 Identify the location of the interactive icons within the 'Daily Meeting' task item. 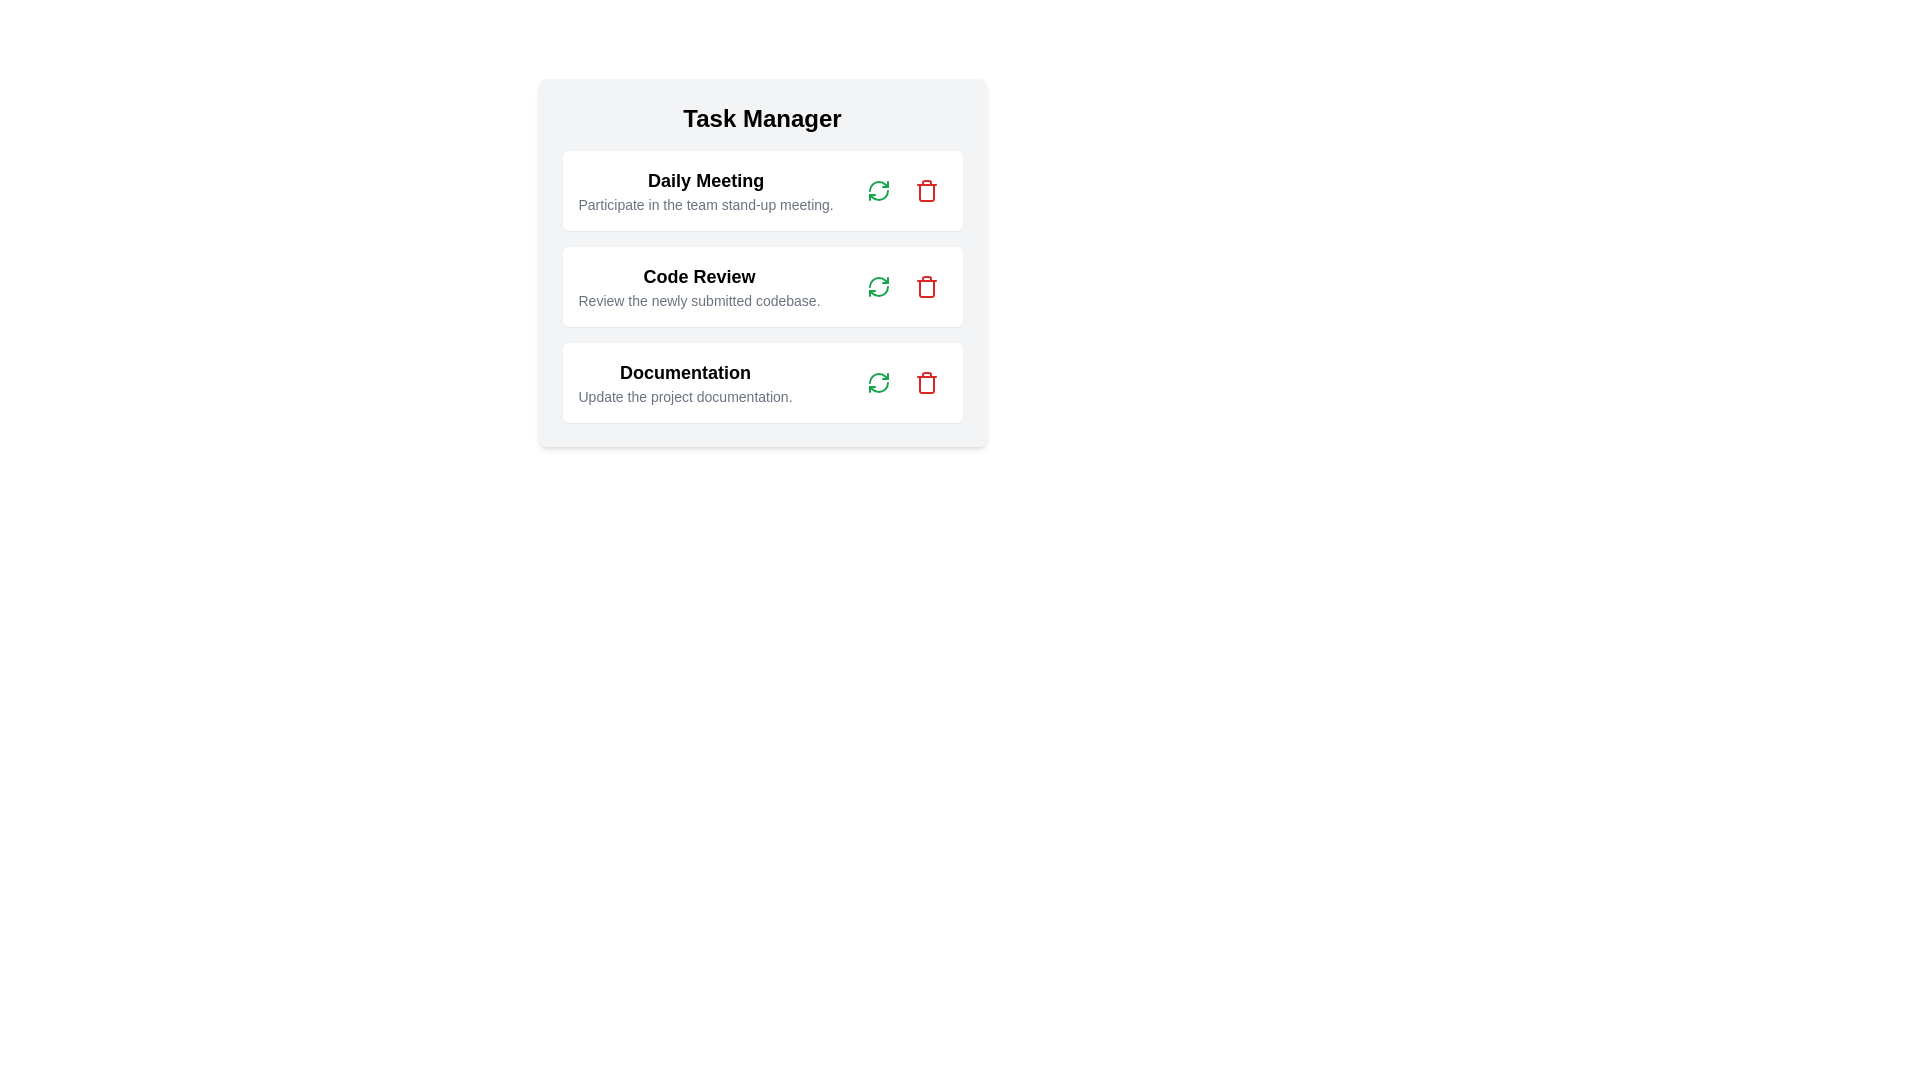
(901, 191).